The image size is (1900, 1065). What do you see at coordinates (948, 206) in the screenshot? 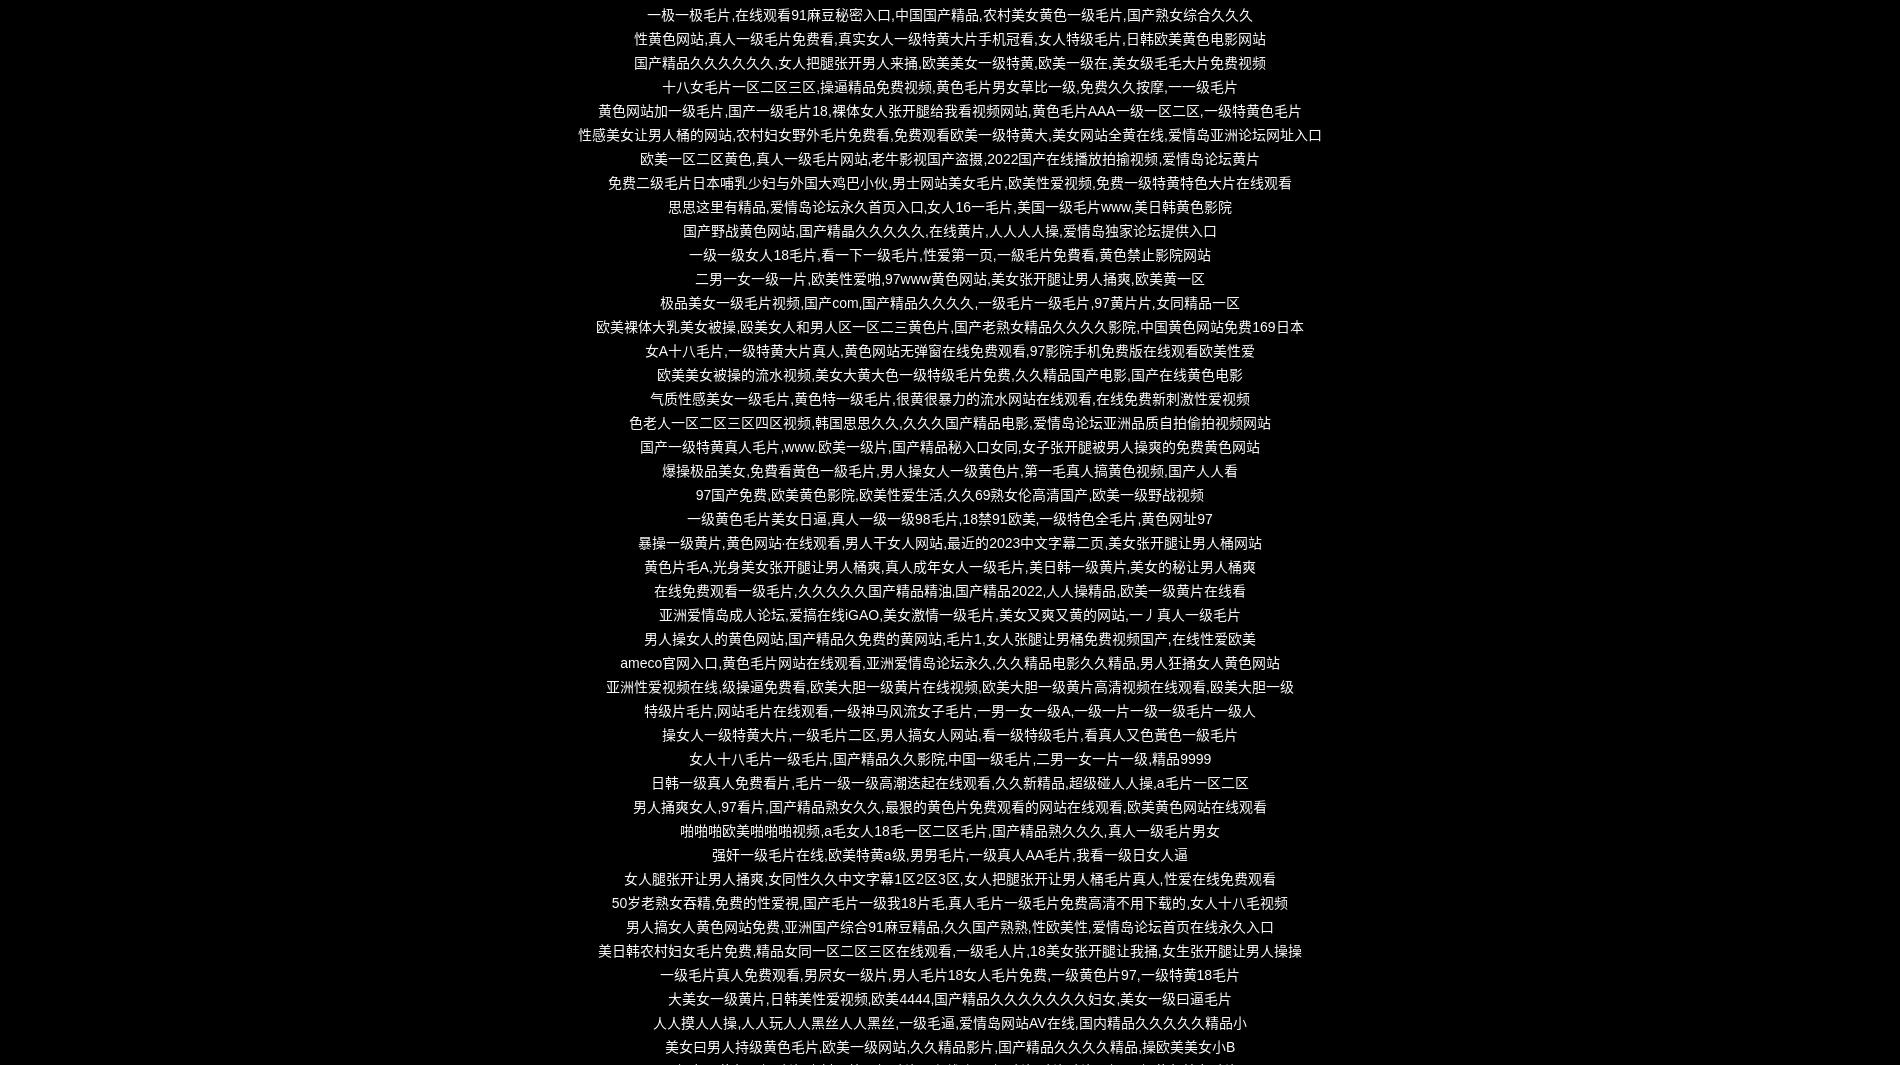
I see `'思思这里有精品,爱情岛论坛永久首页入口,女人16一毛片,美国一级毛片www,美日韩黄色影院'` at bounding box center [948, 206].